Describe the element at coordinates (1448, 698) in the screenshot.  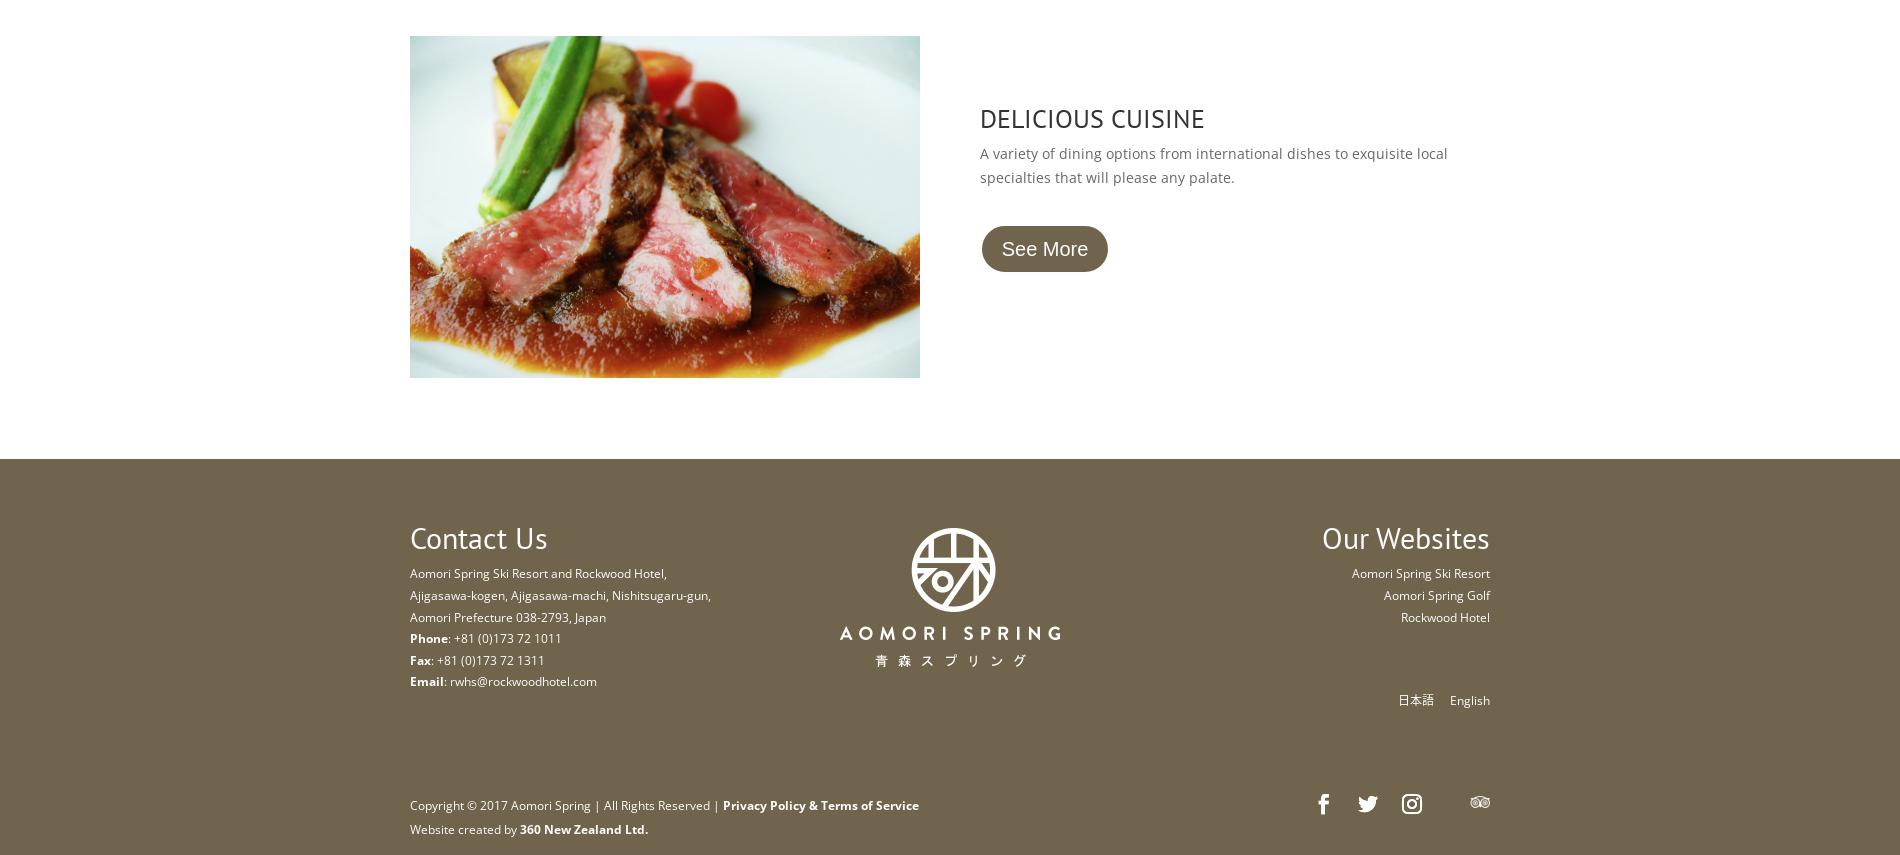
I see `'English'` at that location.